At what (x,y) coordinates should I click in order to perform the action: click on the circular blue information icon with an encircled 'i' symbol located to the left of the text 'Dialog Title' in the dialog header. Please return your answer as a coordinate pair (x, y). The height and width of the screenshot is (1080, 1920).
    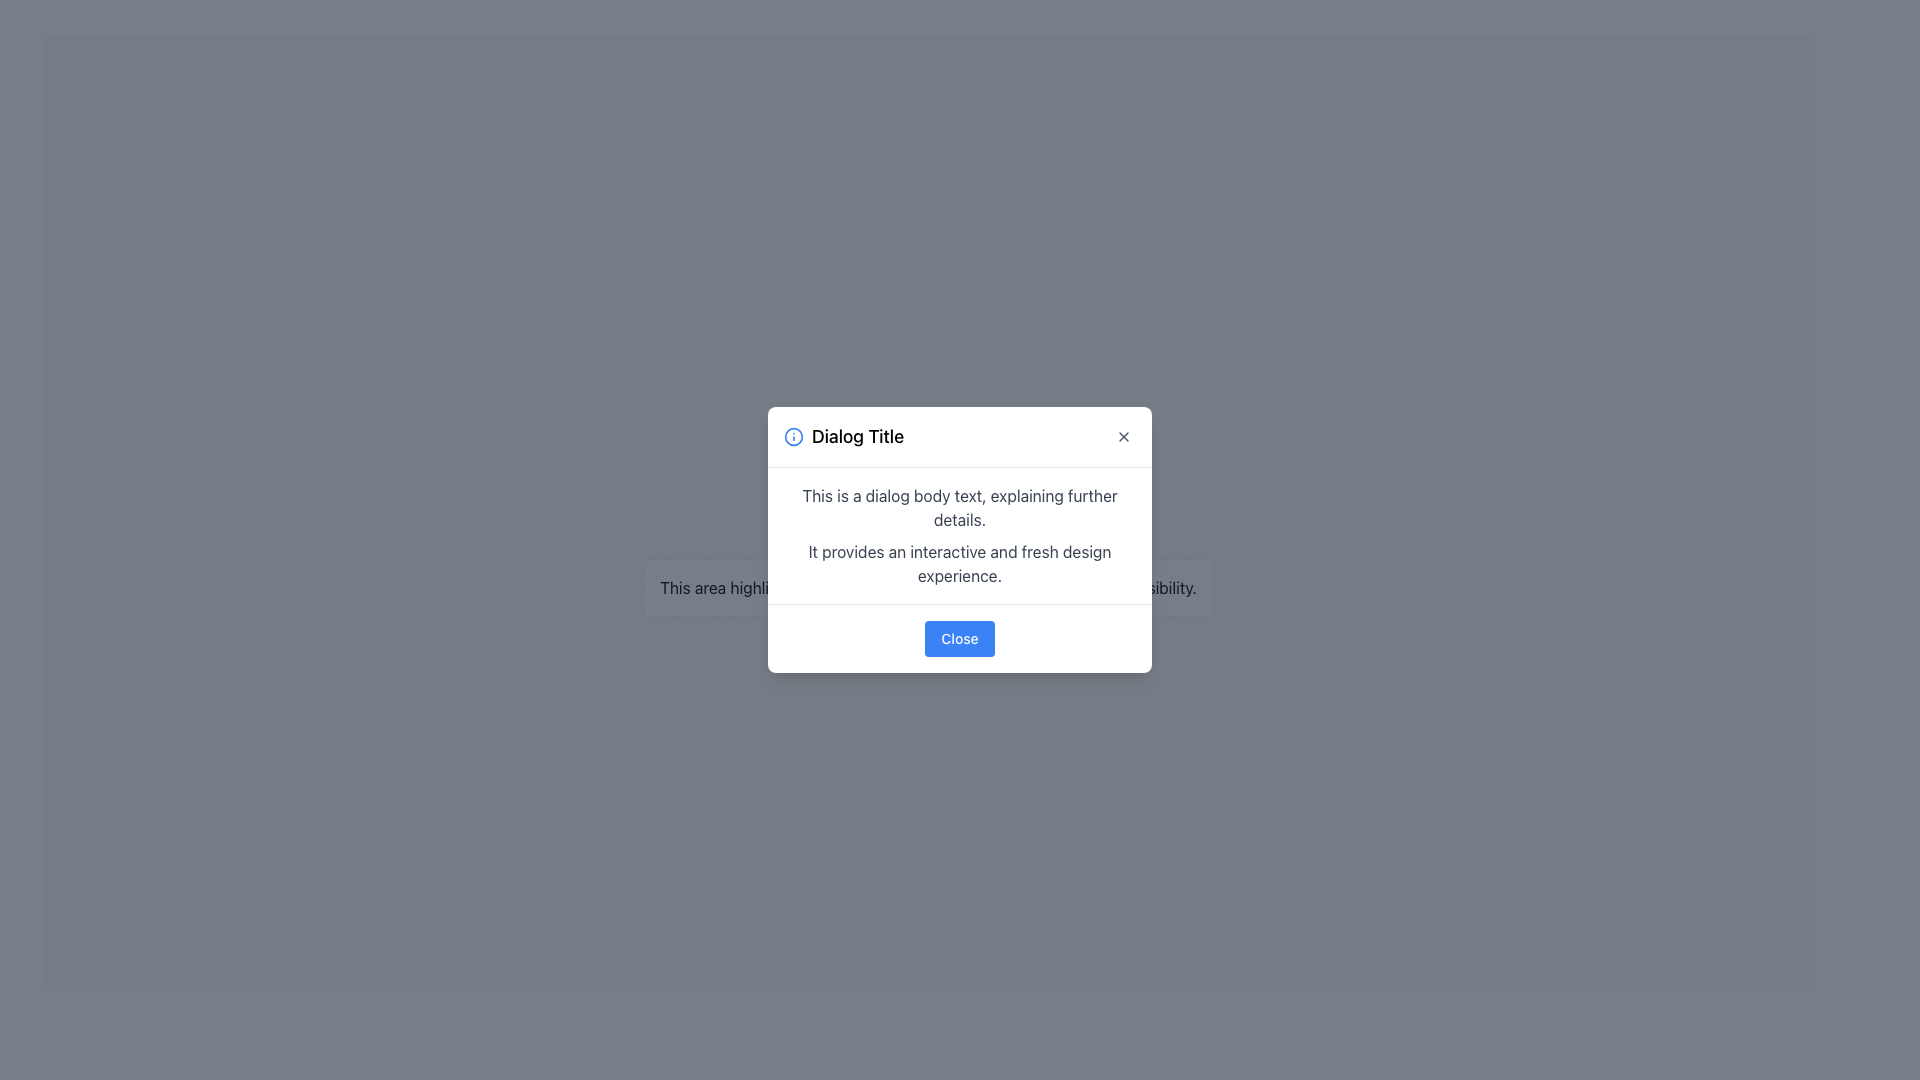
    Looking at the image, I should click on (792, 435).